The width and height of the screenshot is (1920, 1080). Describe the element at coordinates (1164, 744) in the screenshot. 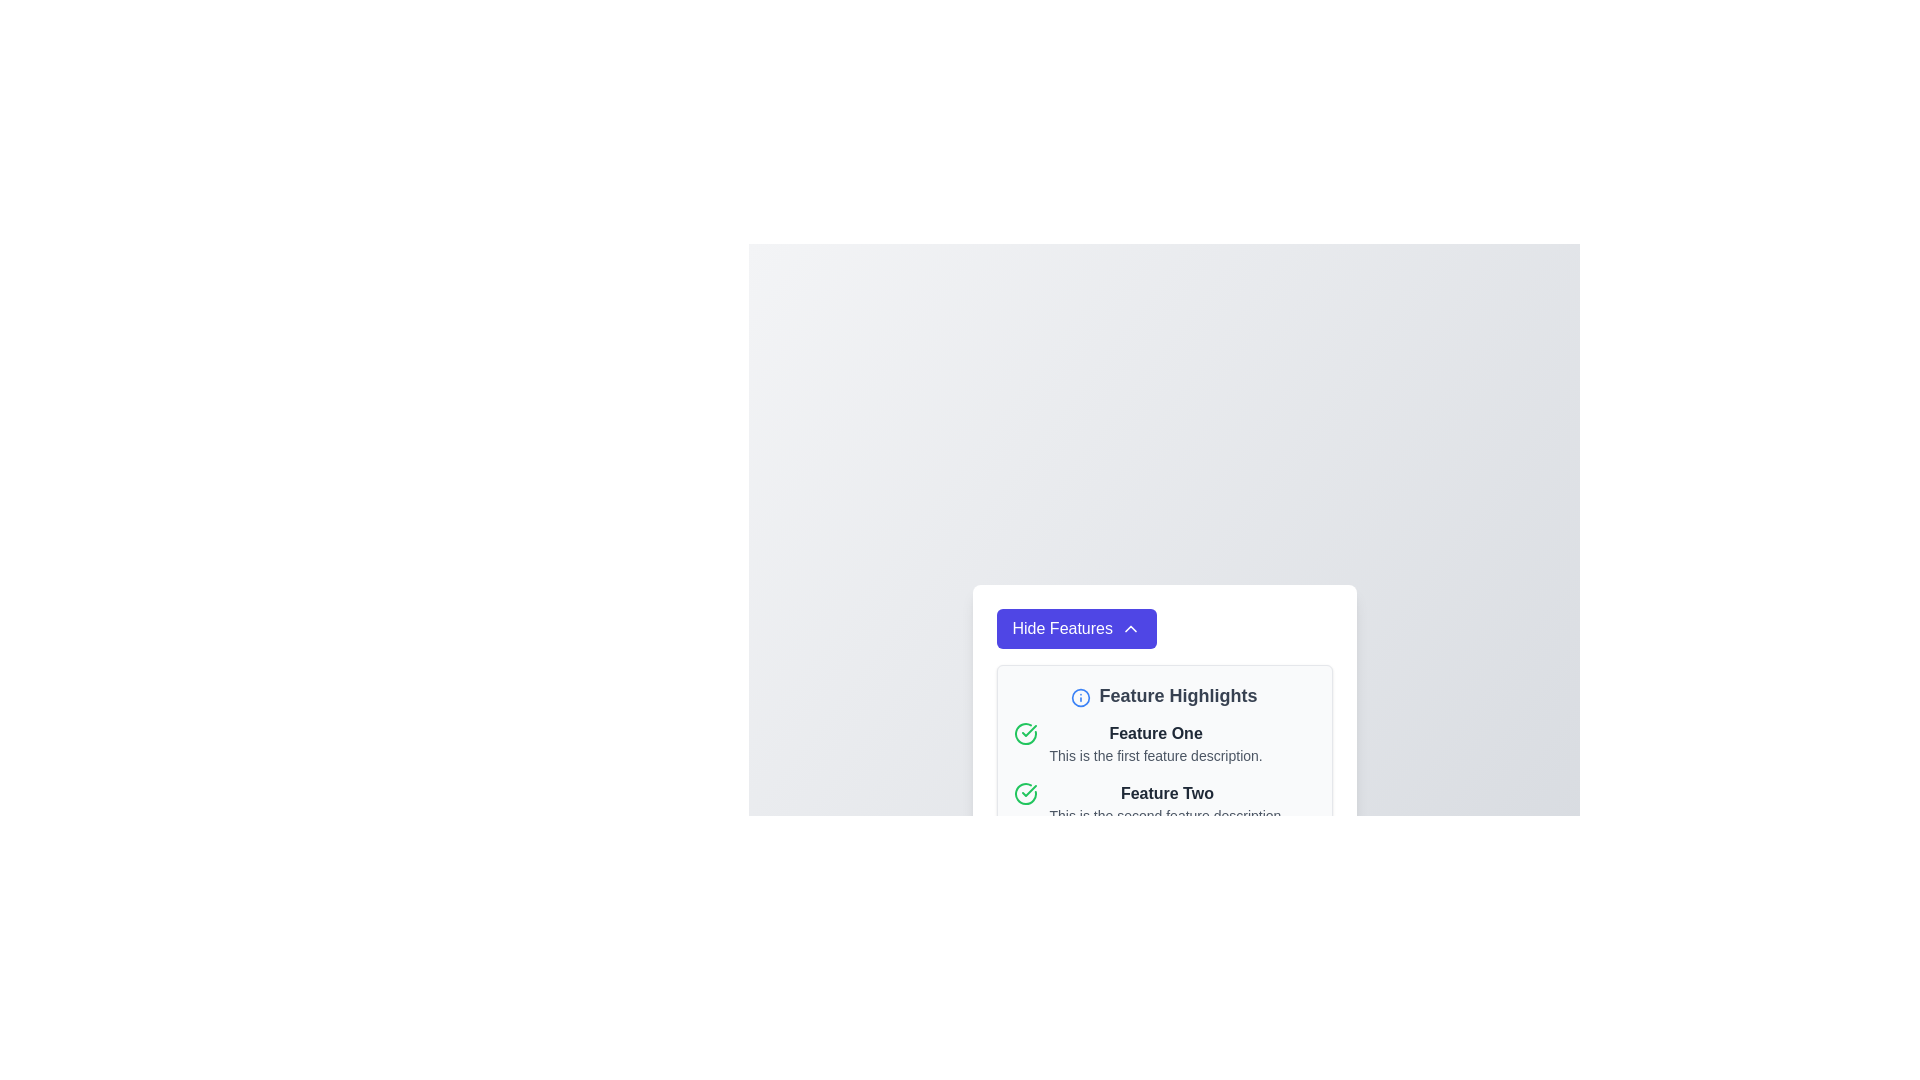

I see `text of the first Descriptive Feature Item located under the 'Feature Highlights' section, which displays a feature title with a description and a visual confirmation icon` at that location.